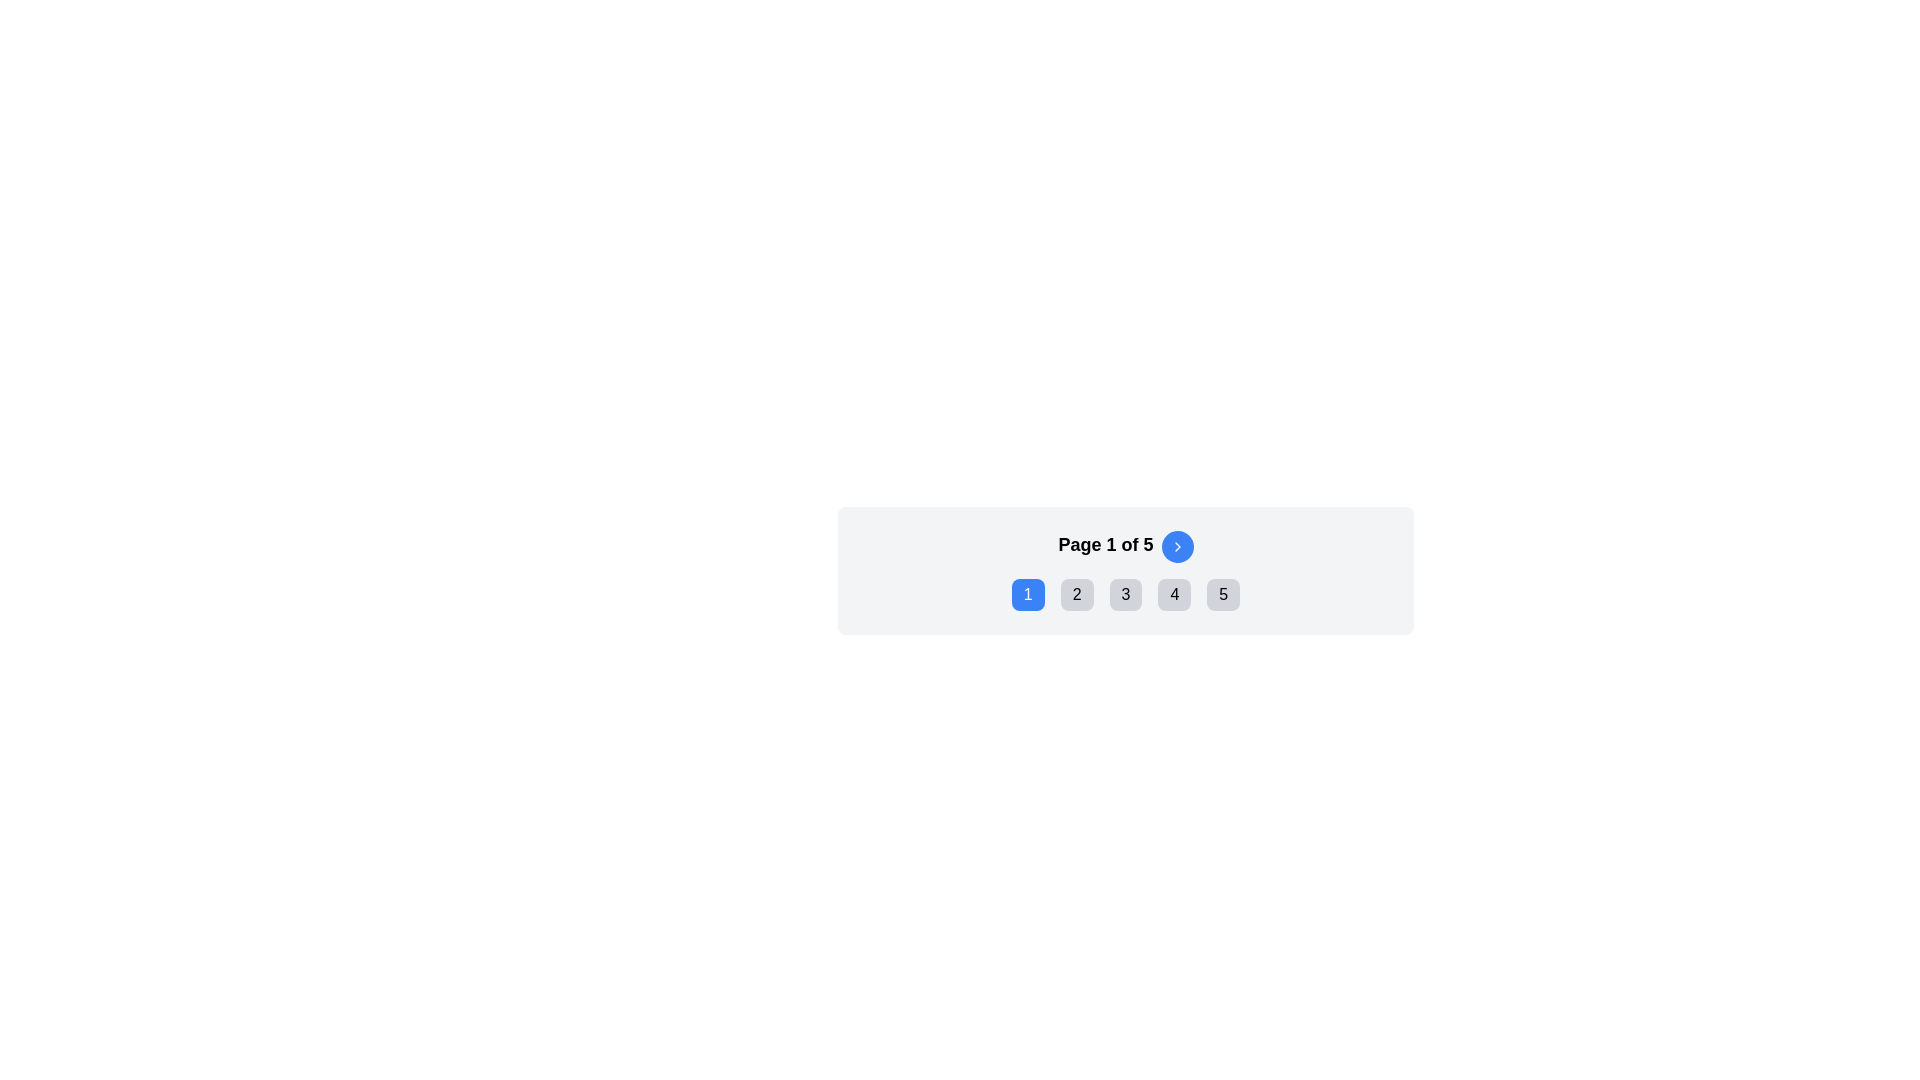  What do you see at coordinates (1126, 593) in the screenshot?
I see `the third button of the pagination control located at the bottom center of the card-like area for accessibility` at bounding box center [1126, 593].